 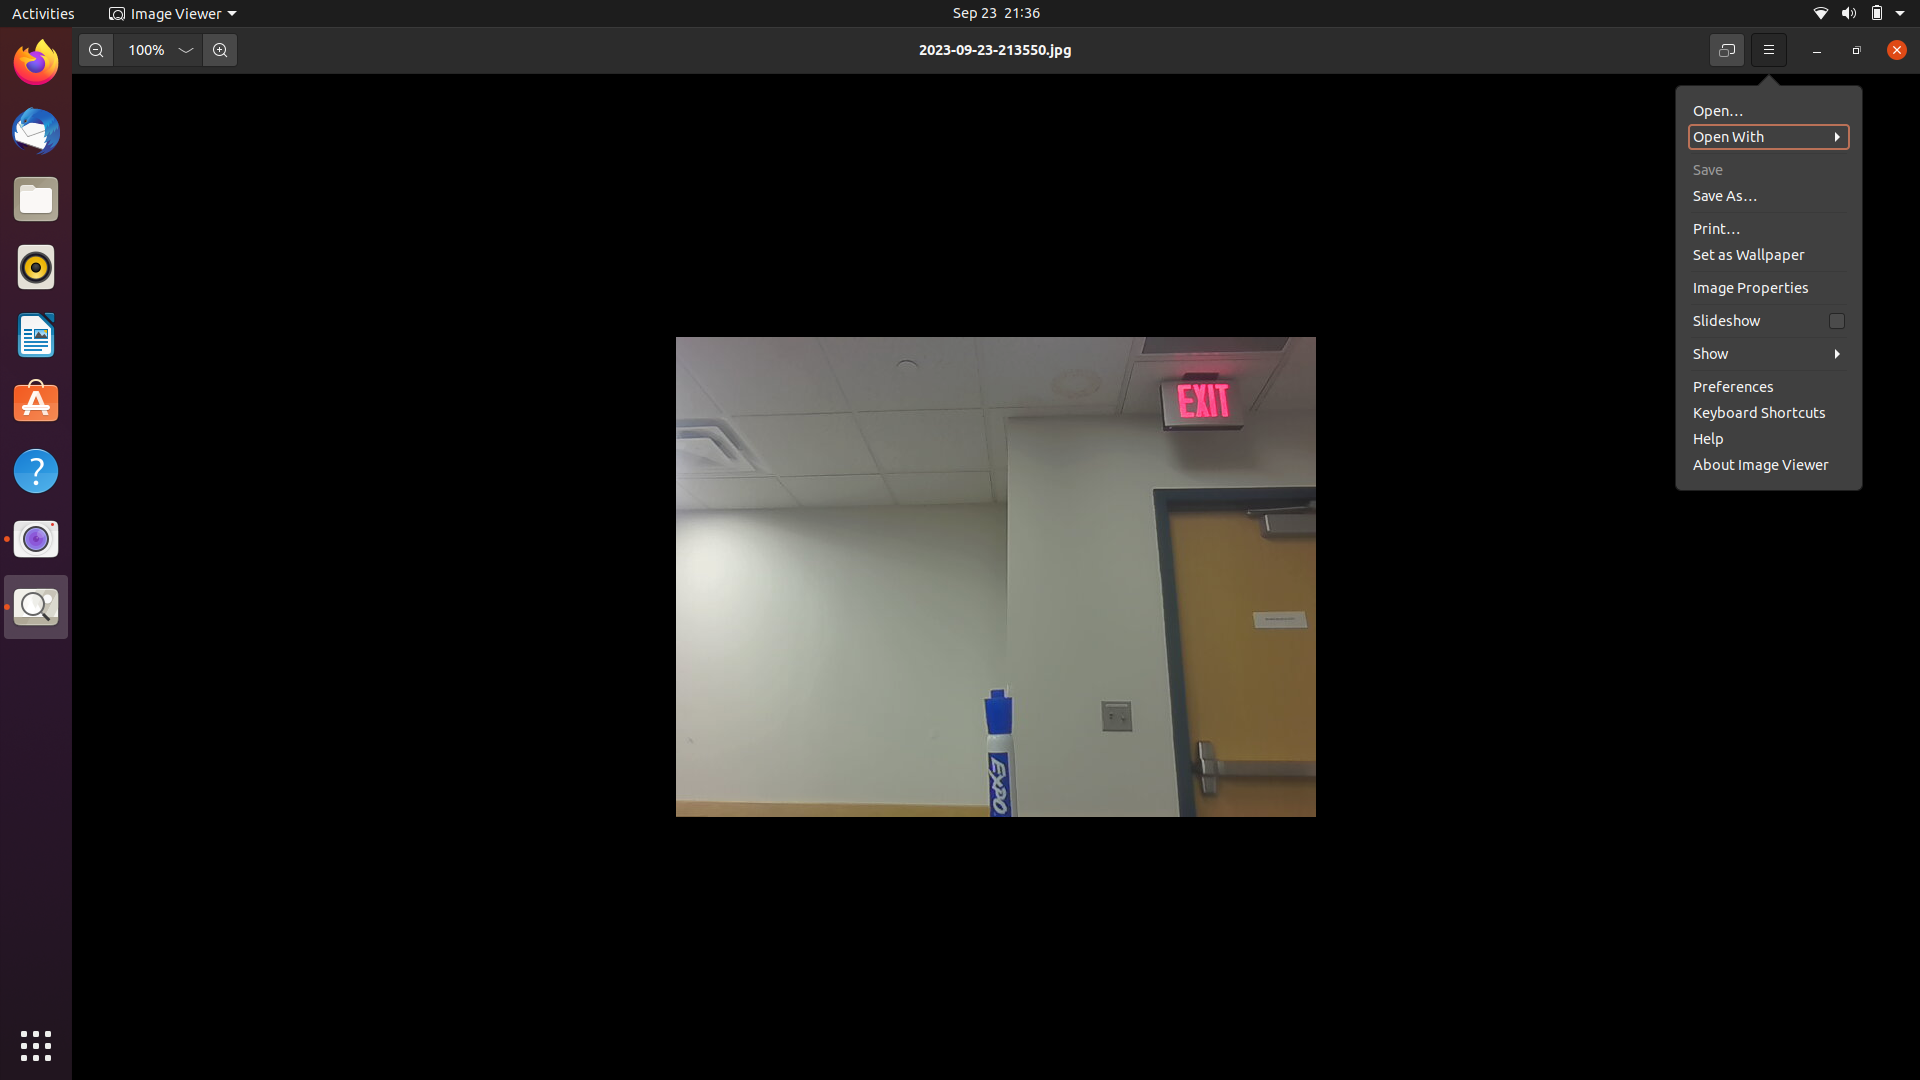 What do you see at coordinates (94, 49) in the screenshot?
I see `Perform two consecutive zoom-outs on the image` at bounding box center [94, 49].